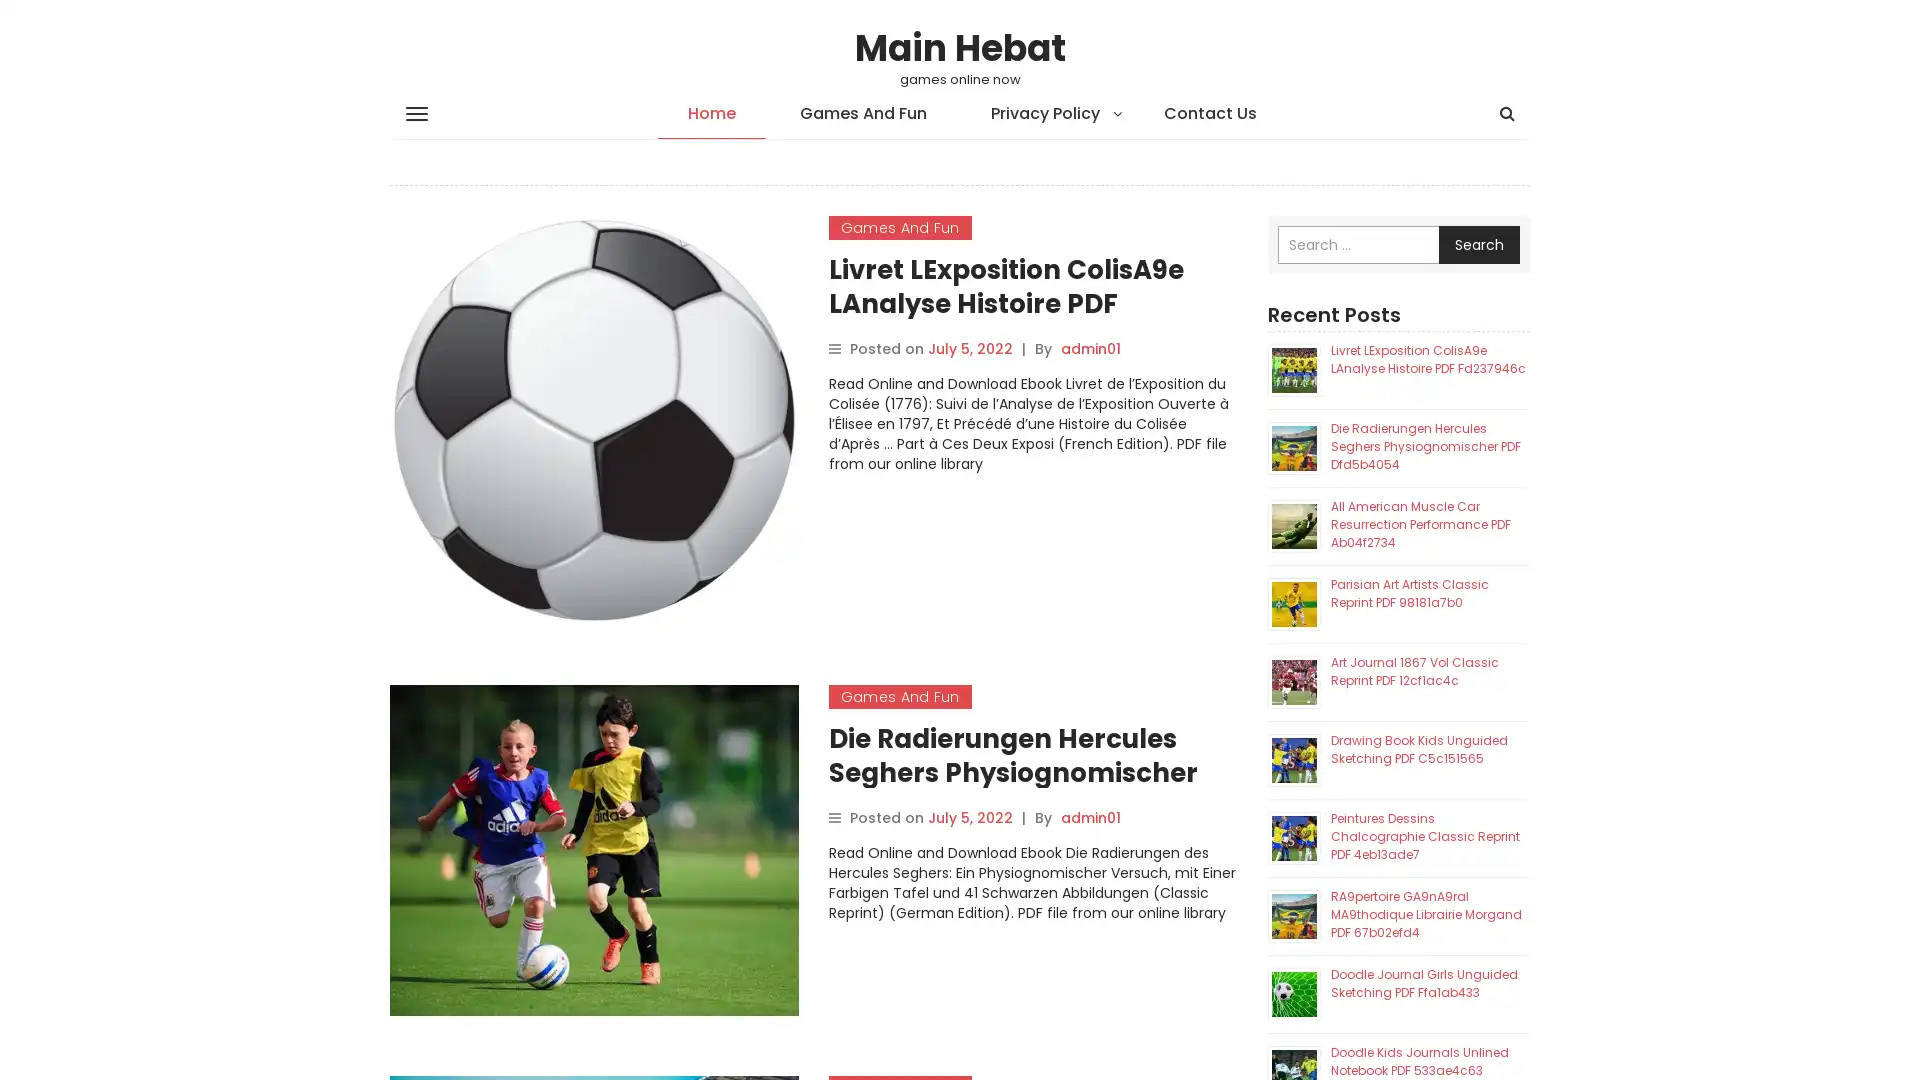 The width and height of the screenshot is (1920, 1080). What do you see at coordinates (1479, 244) in the screenshot?
I see `Search` at bounding box center [1479, 244].